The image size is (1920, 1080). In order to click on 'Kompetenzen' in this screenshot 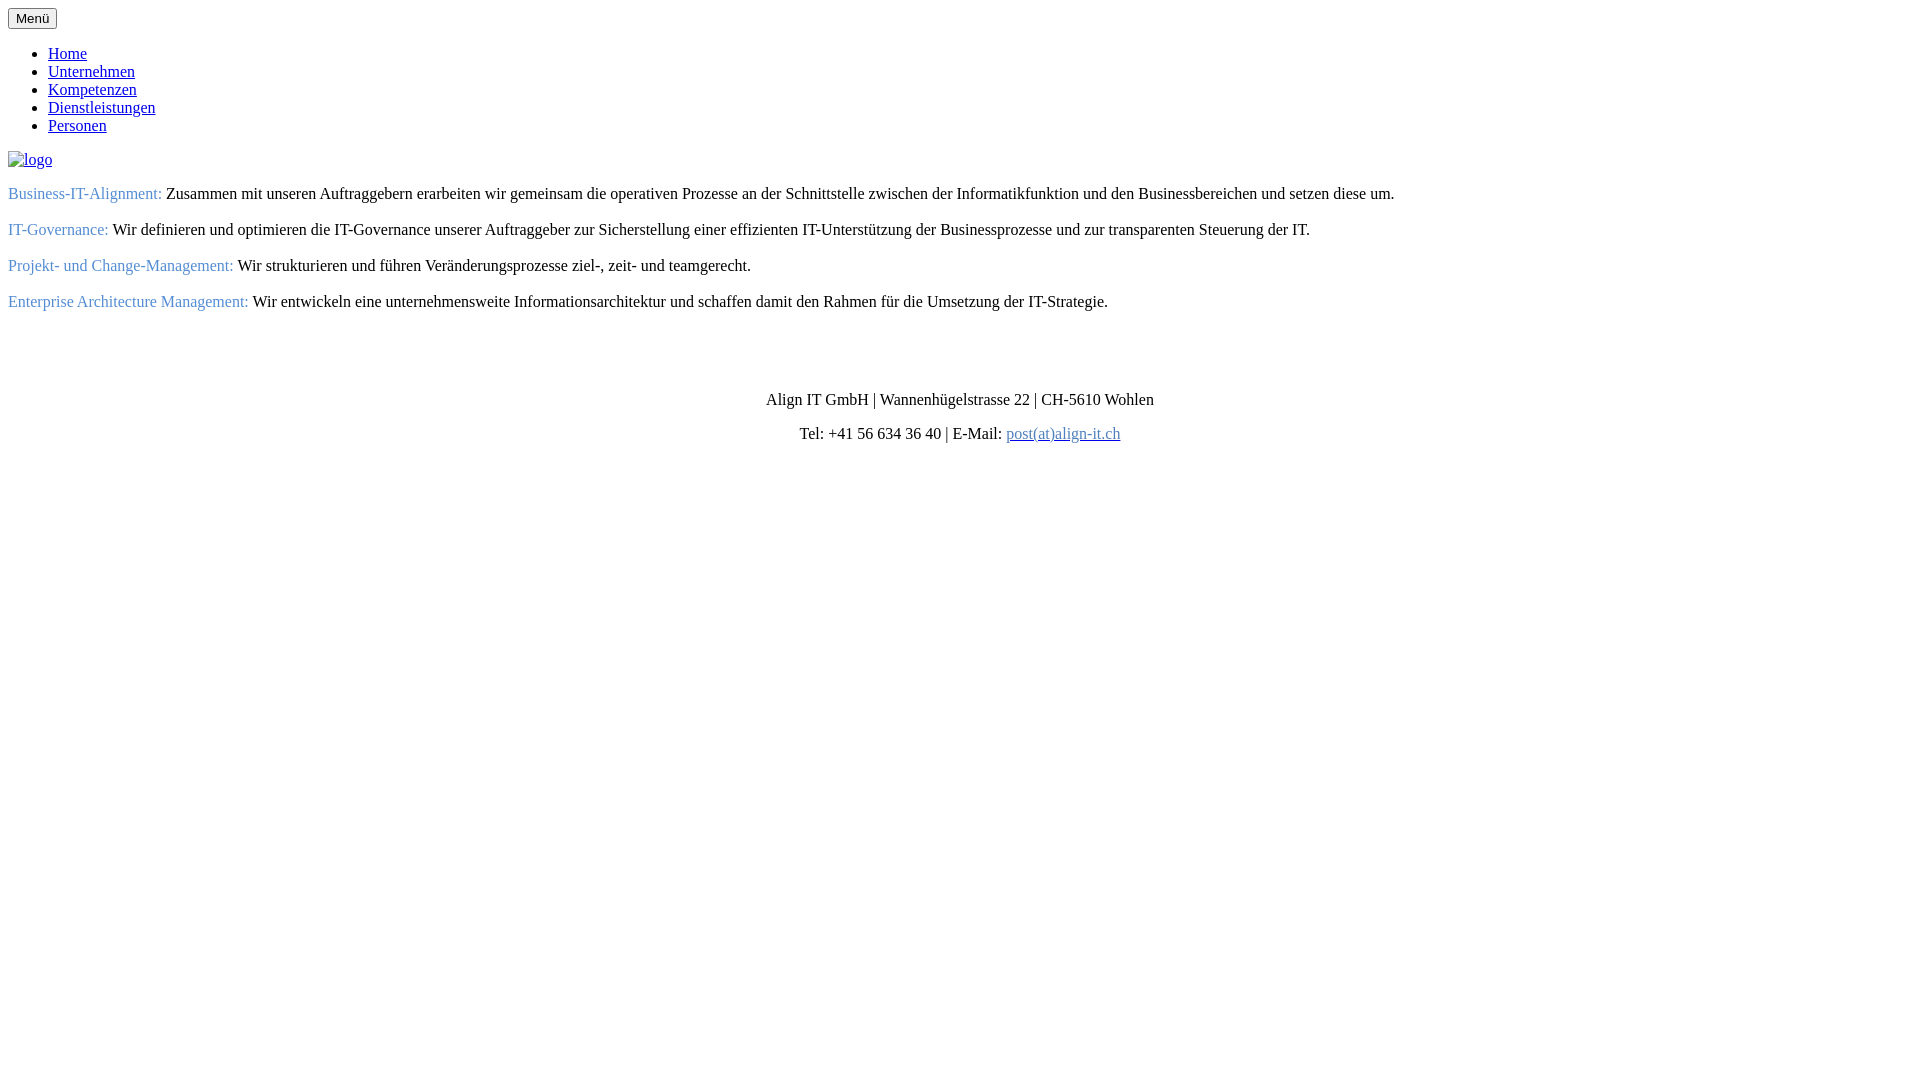, I will do `click(91, 88)`.